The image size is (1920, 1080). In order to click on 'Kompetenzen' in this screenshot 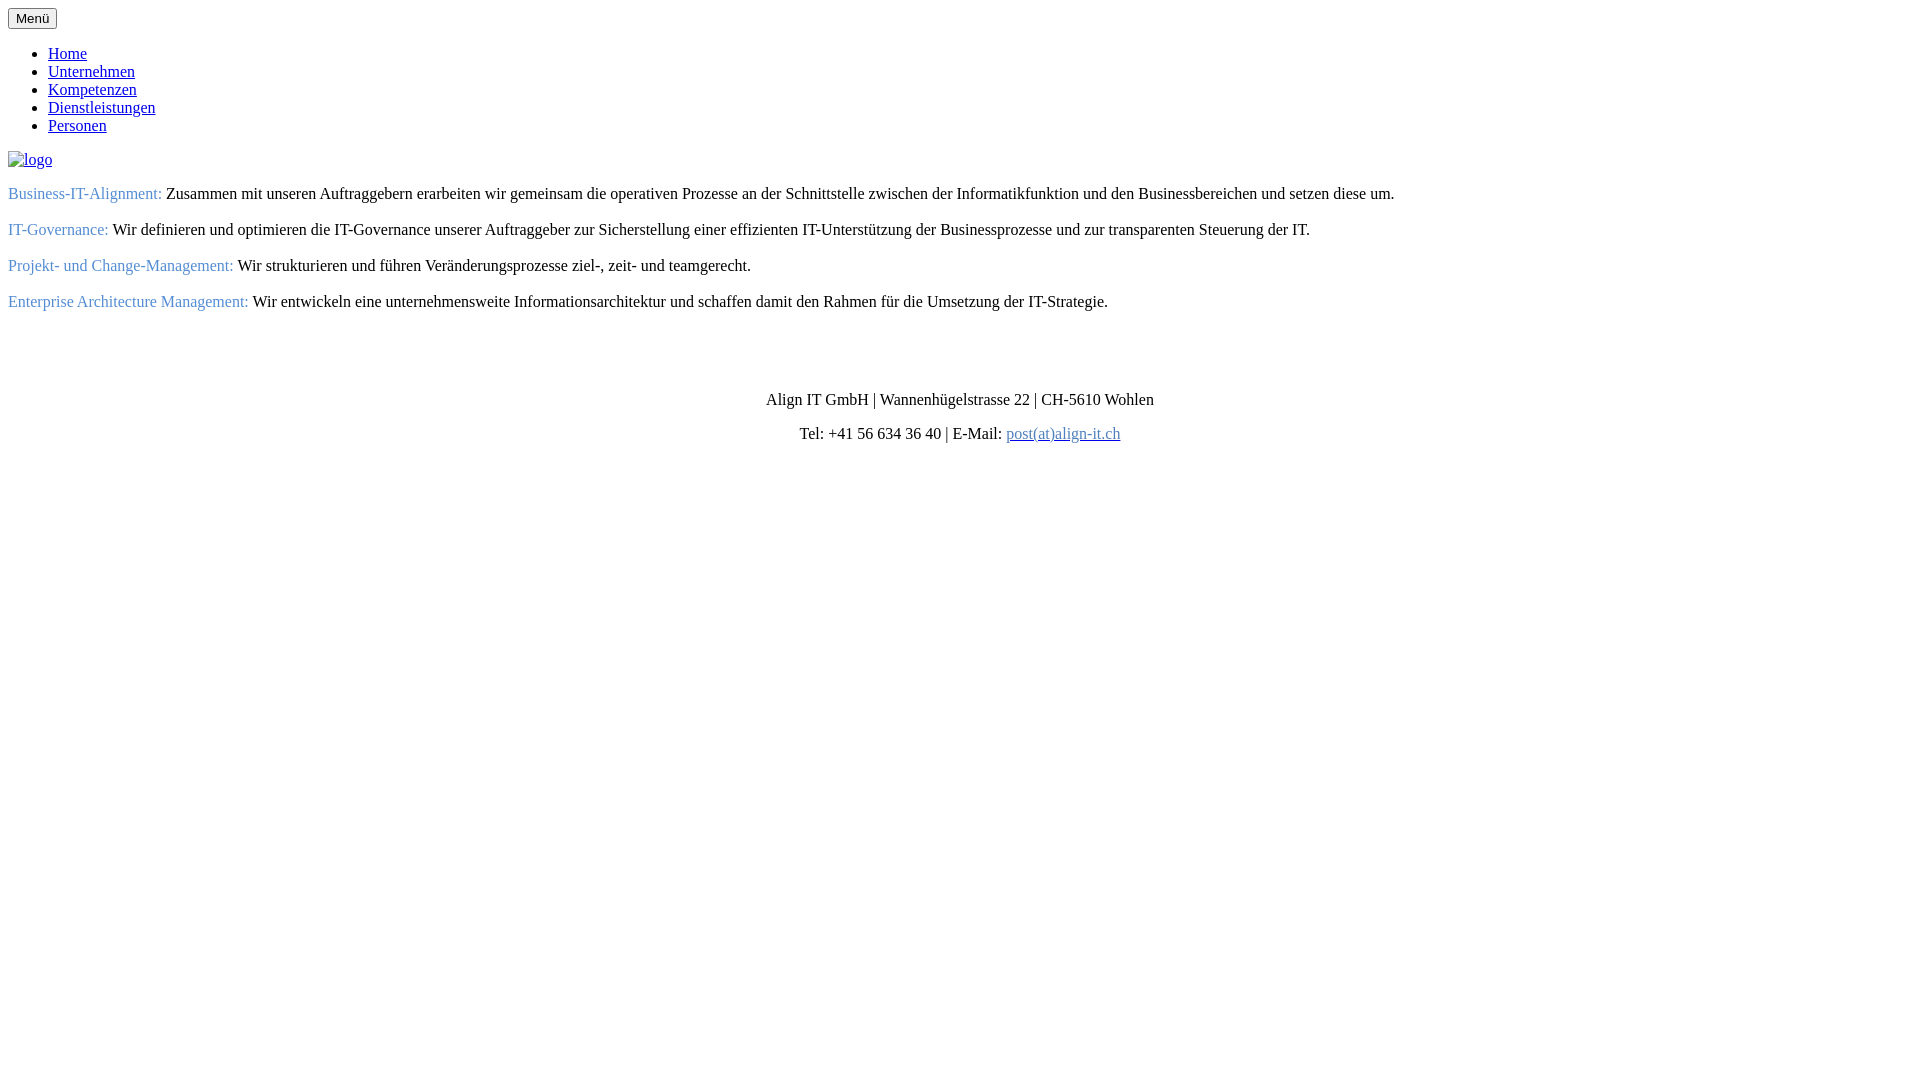, I will do `click(91, 88)`.